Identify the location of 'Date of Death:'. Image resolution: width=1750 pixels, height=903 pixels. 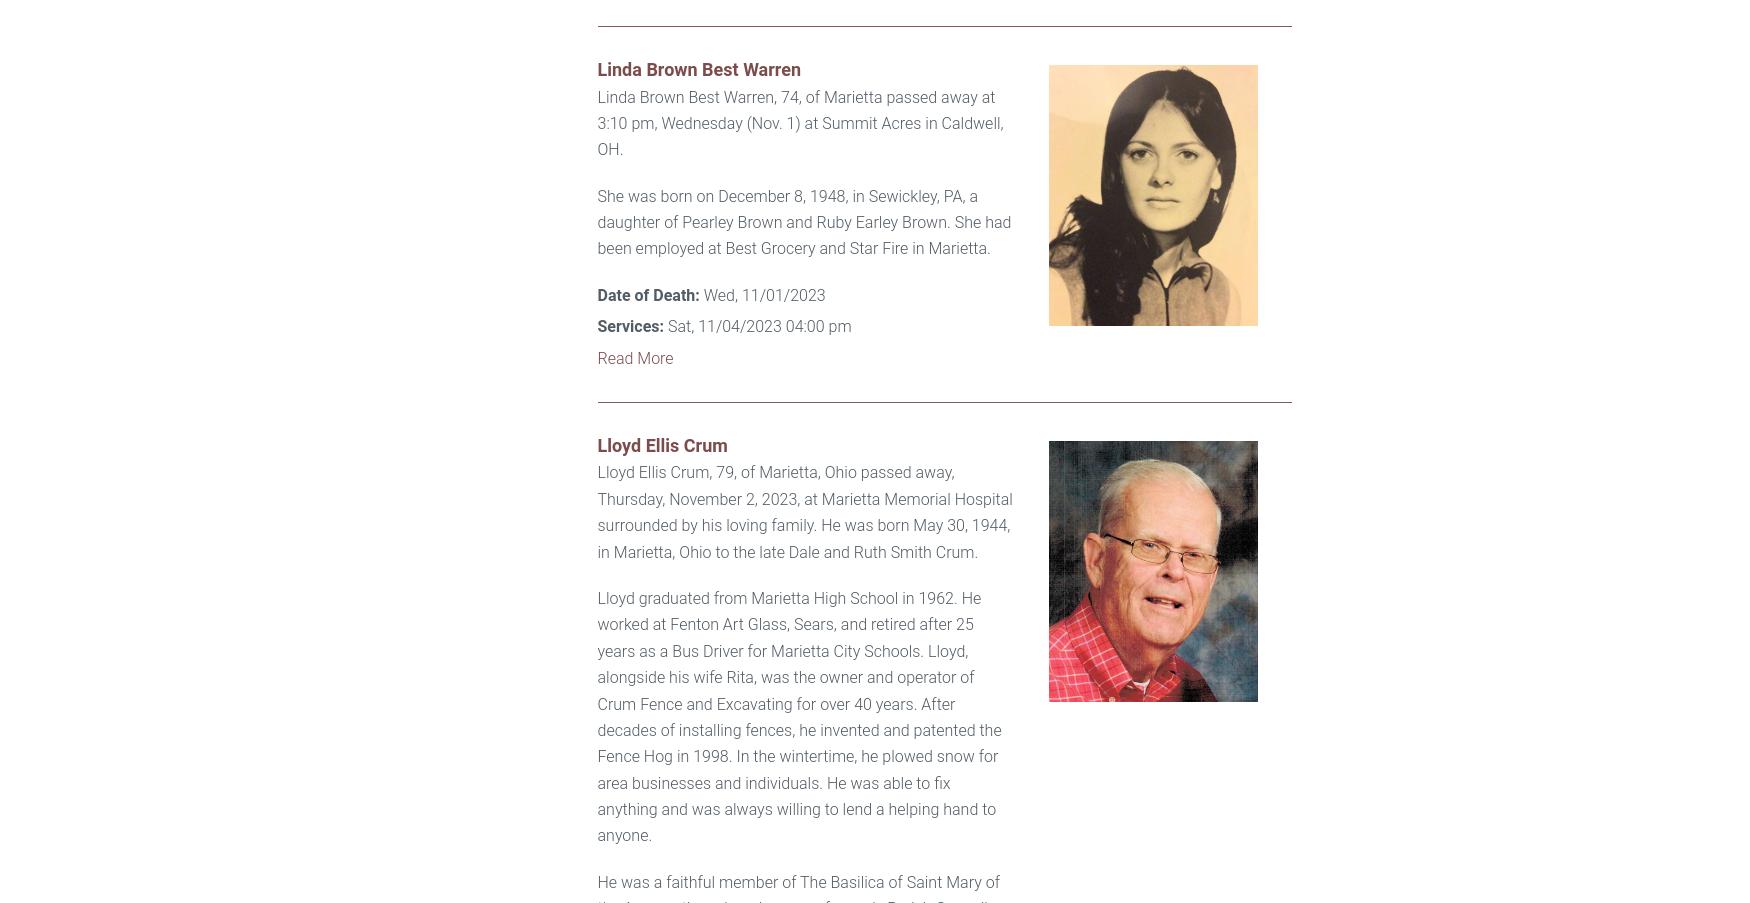
(647, 293).